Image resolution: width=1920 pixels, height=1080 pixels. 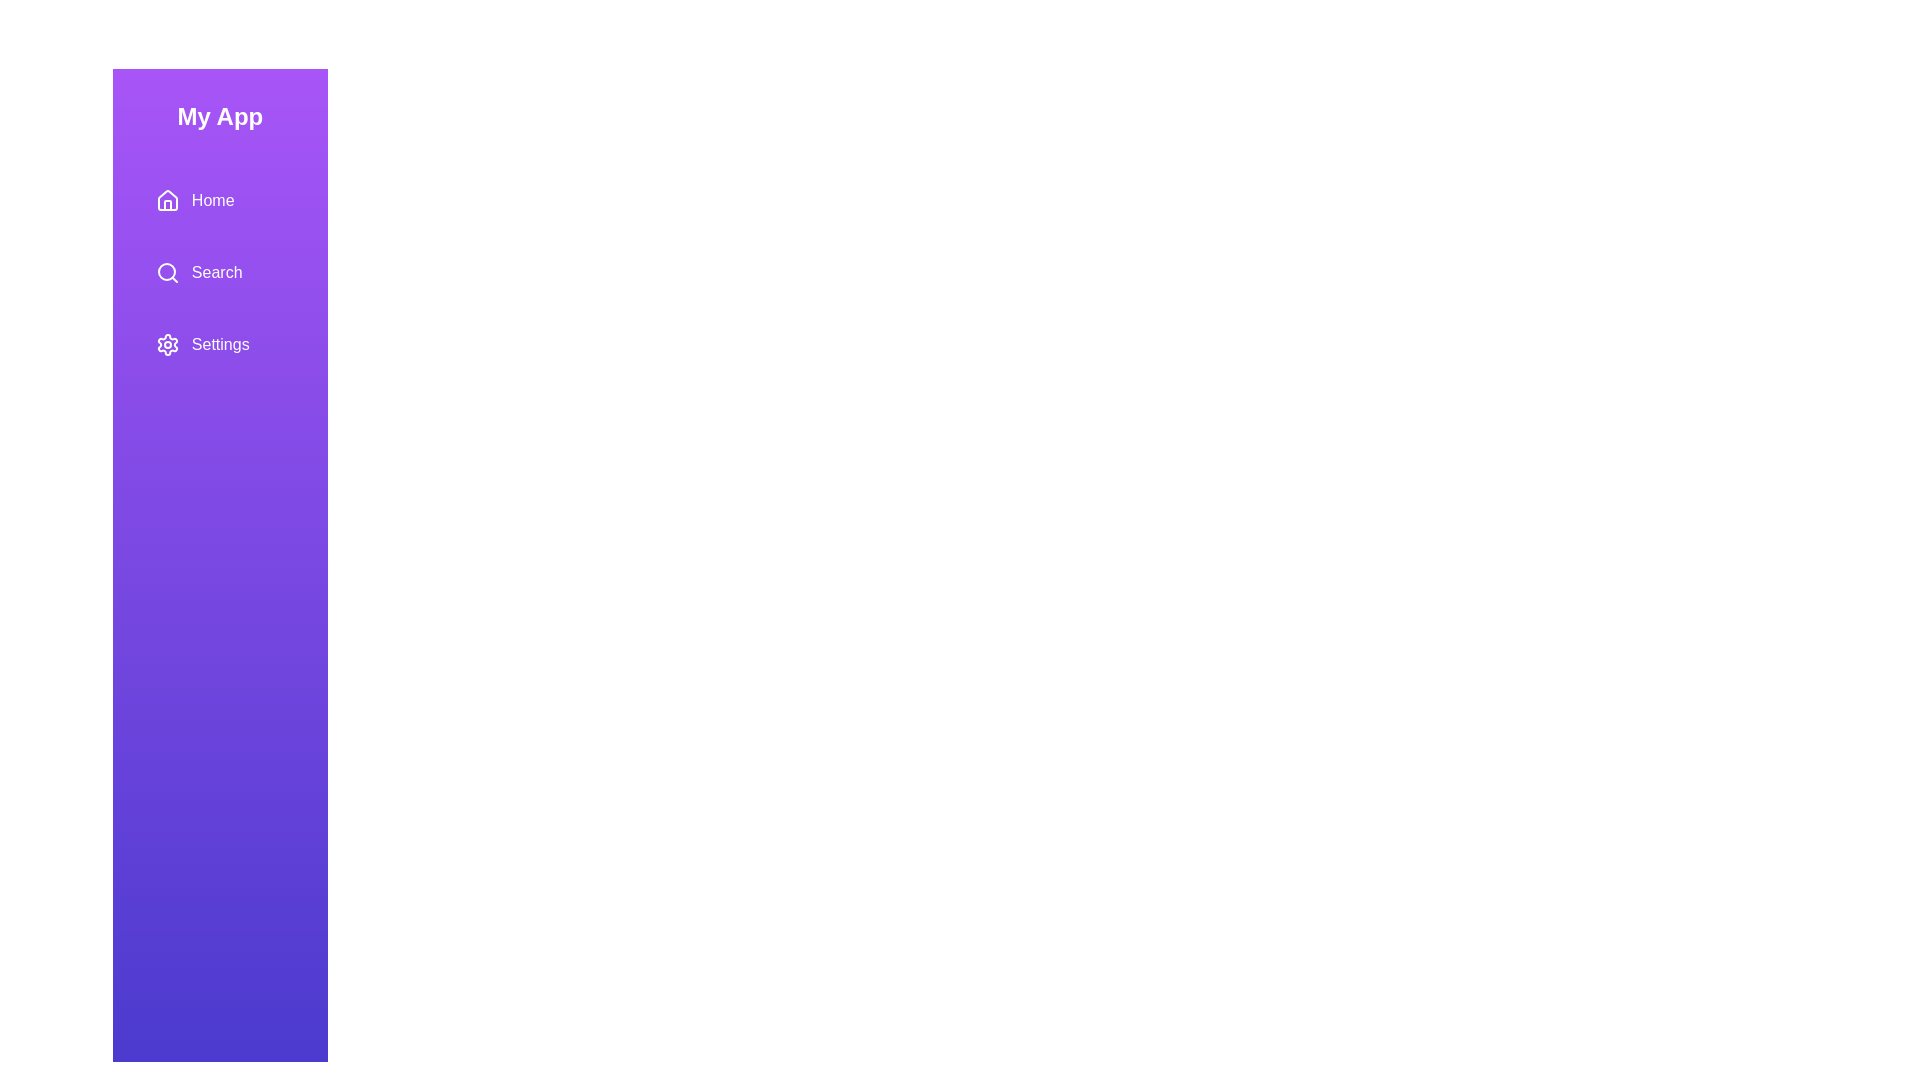 I want to click on the menu item Search to open the context menu, so click(x=220, y=273).